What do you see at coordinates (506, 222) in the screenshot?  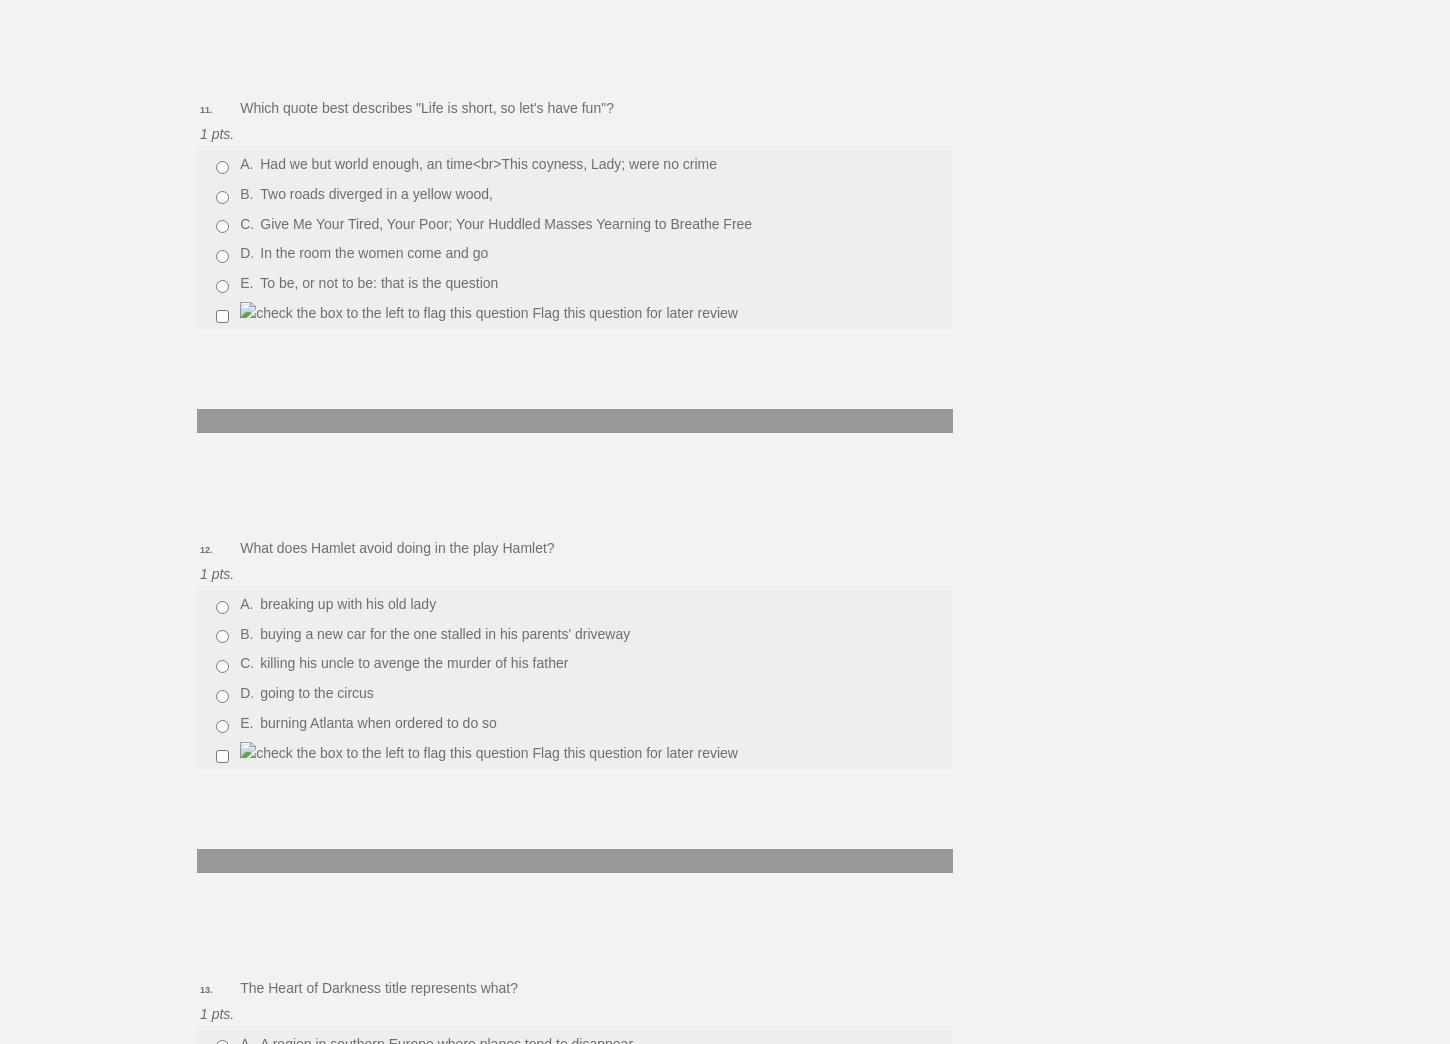 I see `'Give Me Your Tired, Your Poor; Your Huddled Masses Yearning to Breathe Free'` at bounding box center [506, 222].